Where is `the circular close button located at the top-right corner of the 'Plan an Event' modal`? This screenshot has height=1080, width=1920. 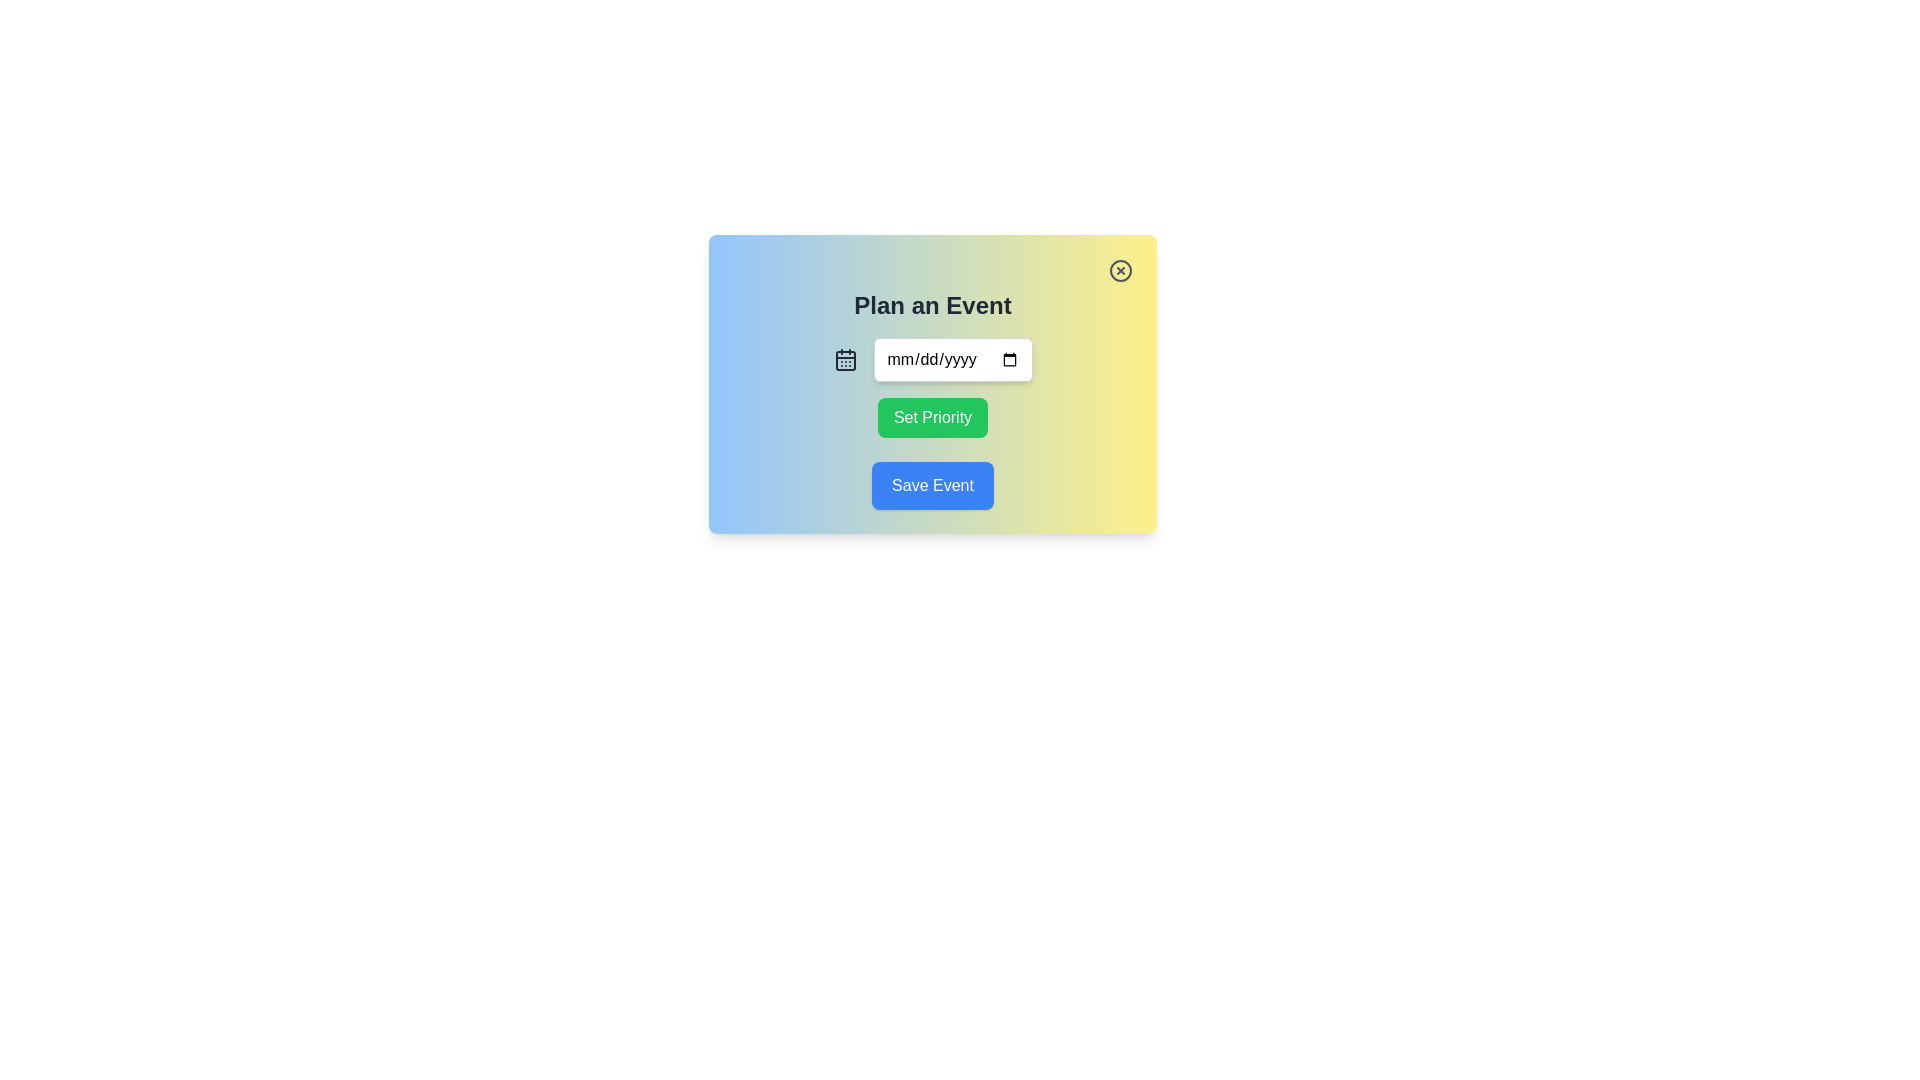
the circular close button located at the top-right corner of the 'Plan an Event' modal is located at coordinates (1121, 270).